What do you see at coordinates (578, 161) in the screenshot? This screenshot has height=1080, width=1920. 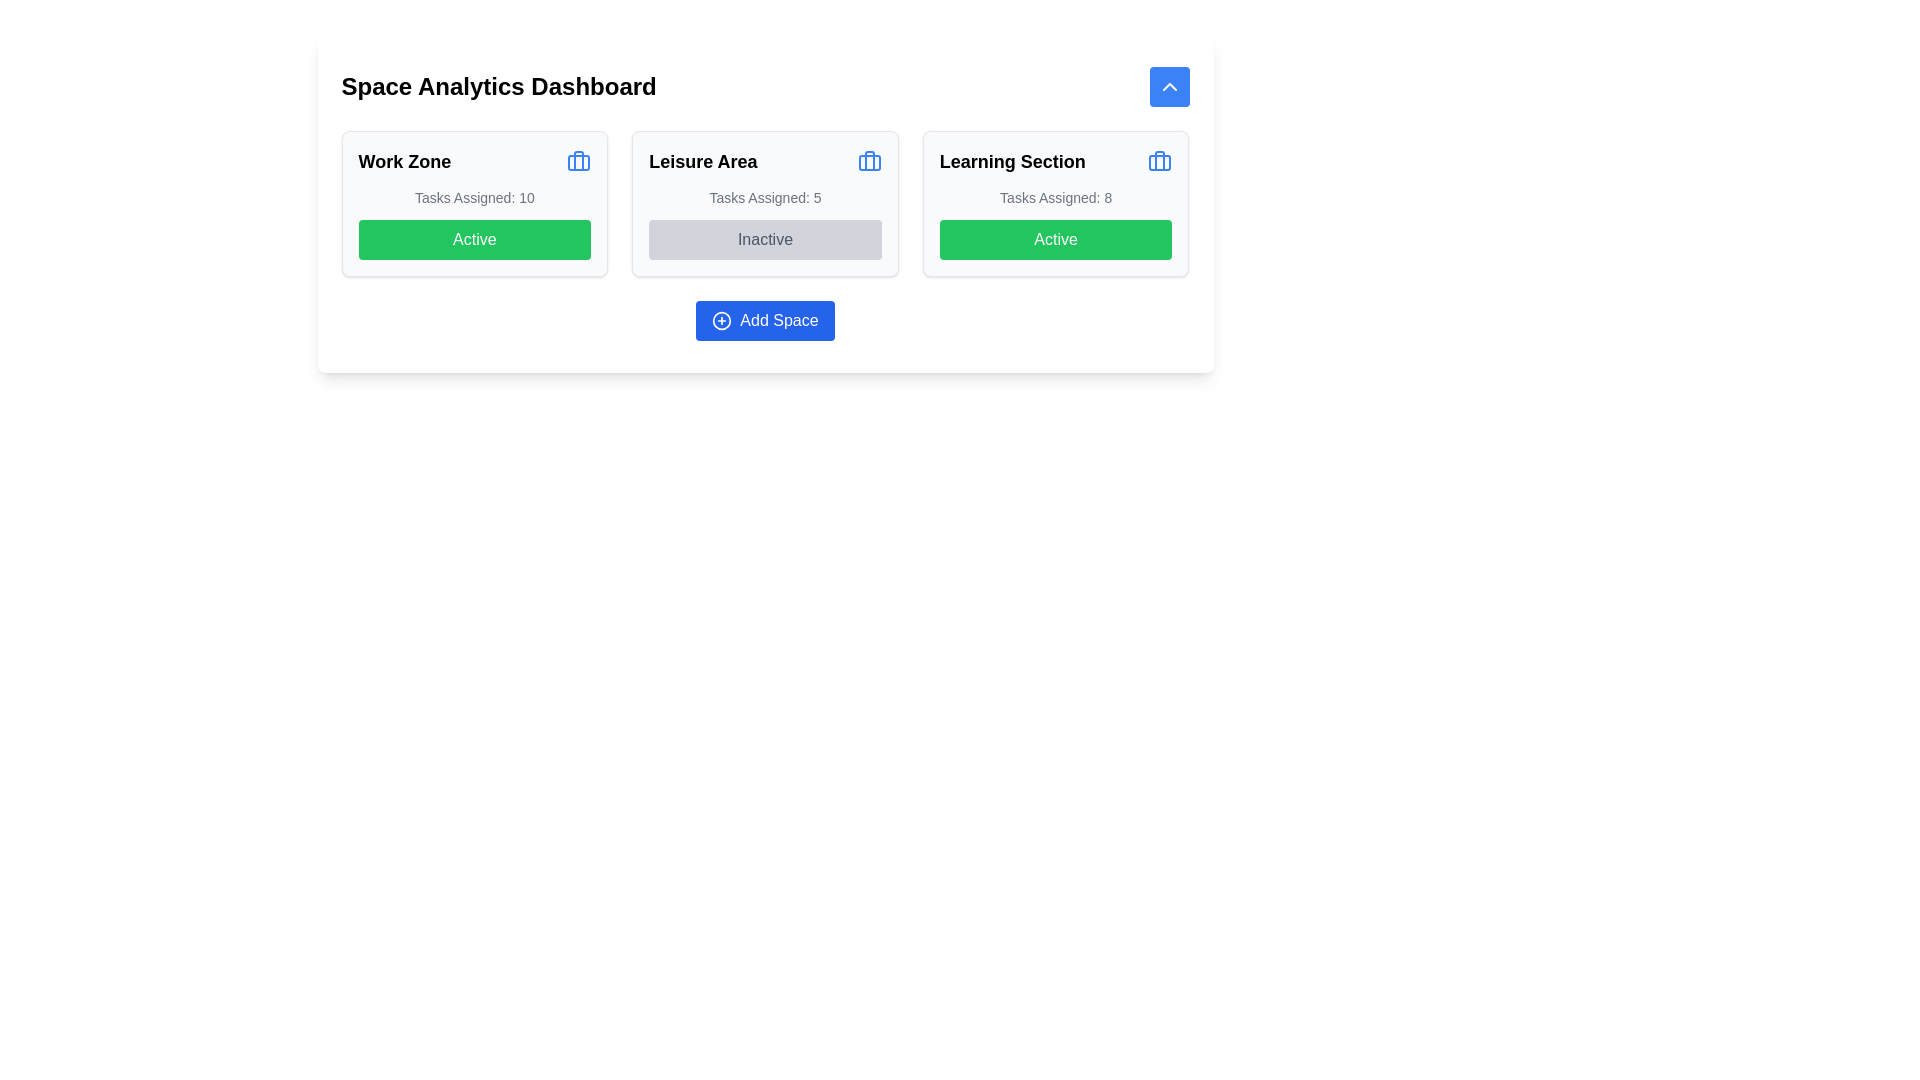 I see `the icon located in the top-right corner of the 'Work Zone' card, beside the title text 'Work Zone'` at bounding box center [578, 161].